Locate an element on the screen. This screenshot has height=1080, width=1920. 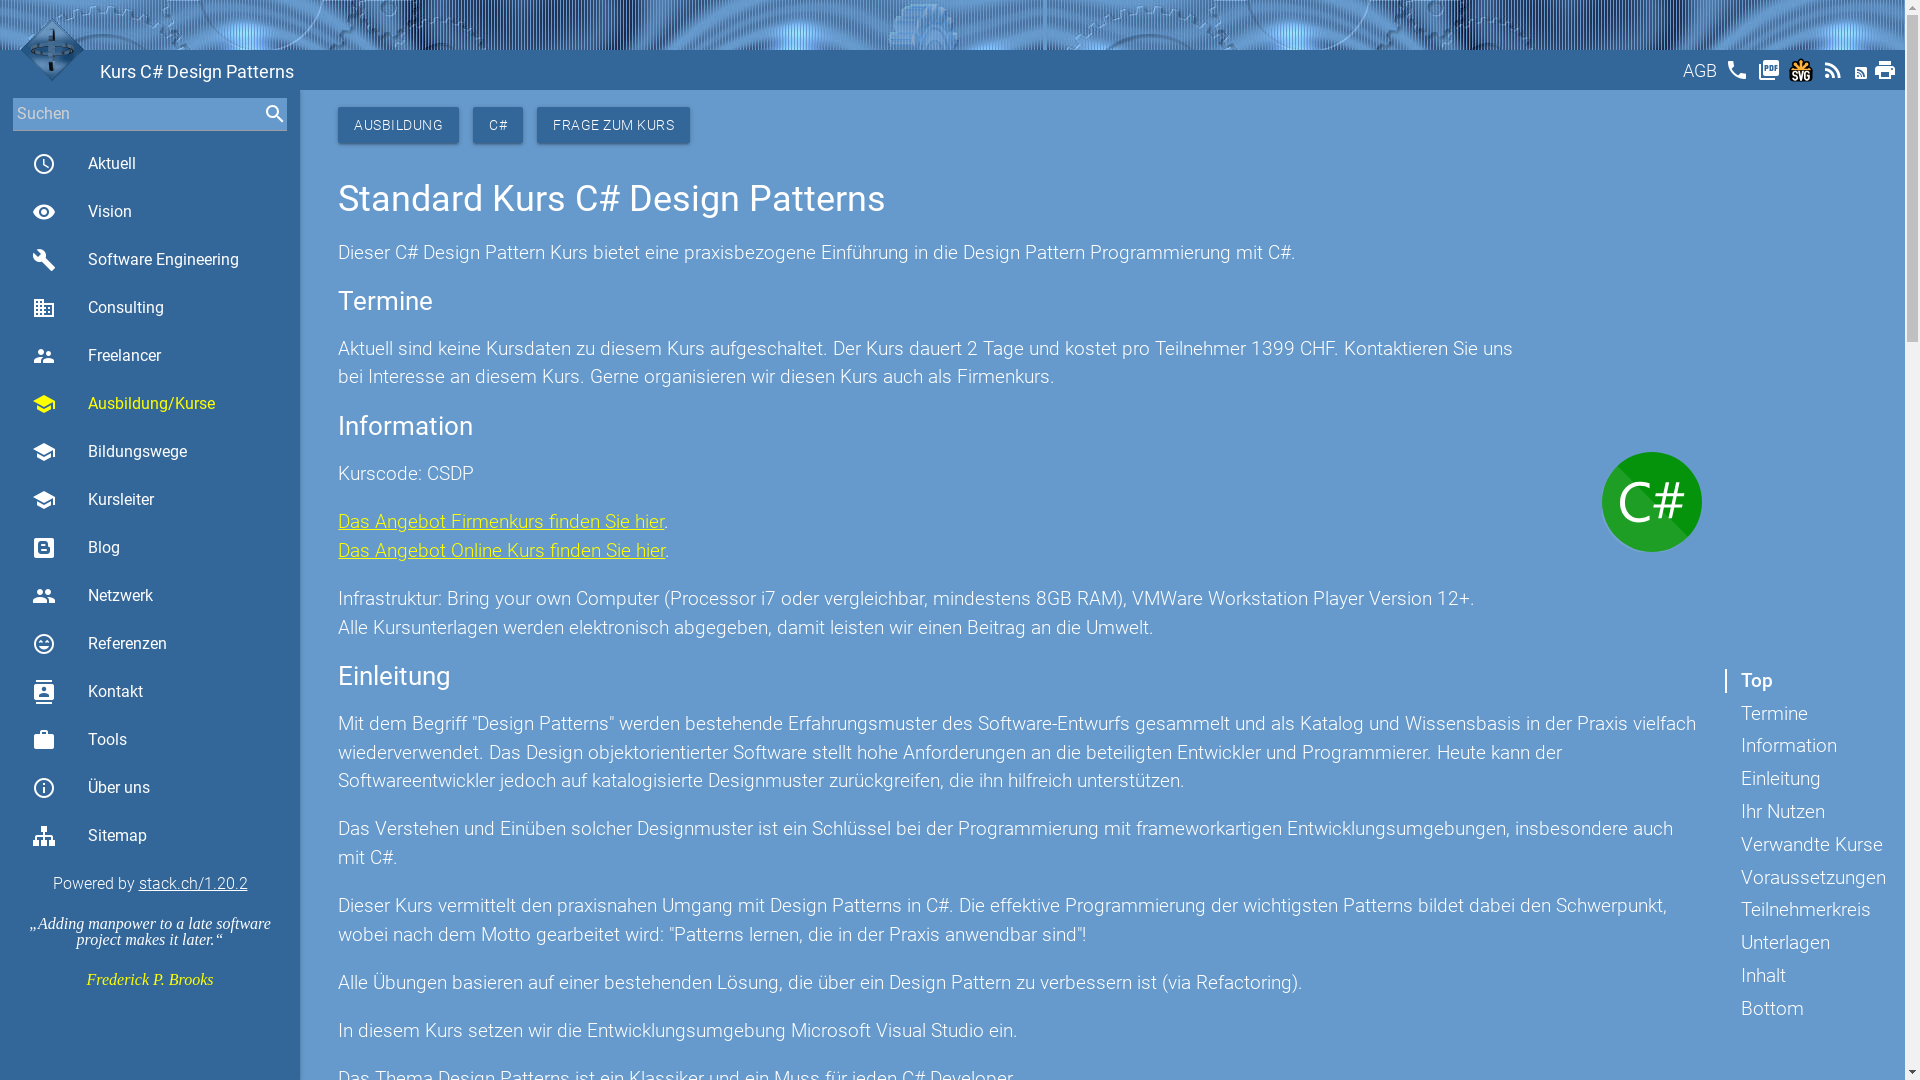
'contacts is located at coordinates (148, 690).